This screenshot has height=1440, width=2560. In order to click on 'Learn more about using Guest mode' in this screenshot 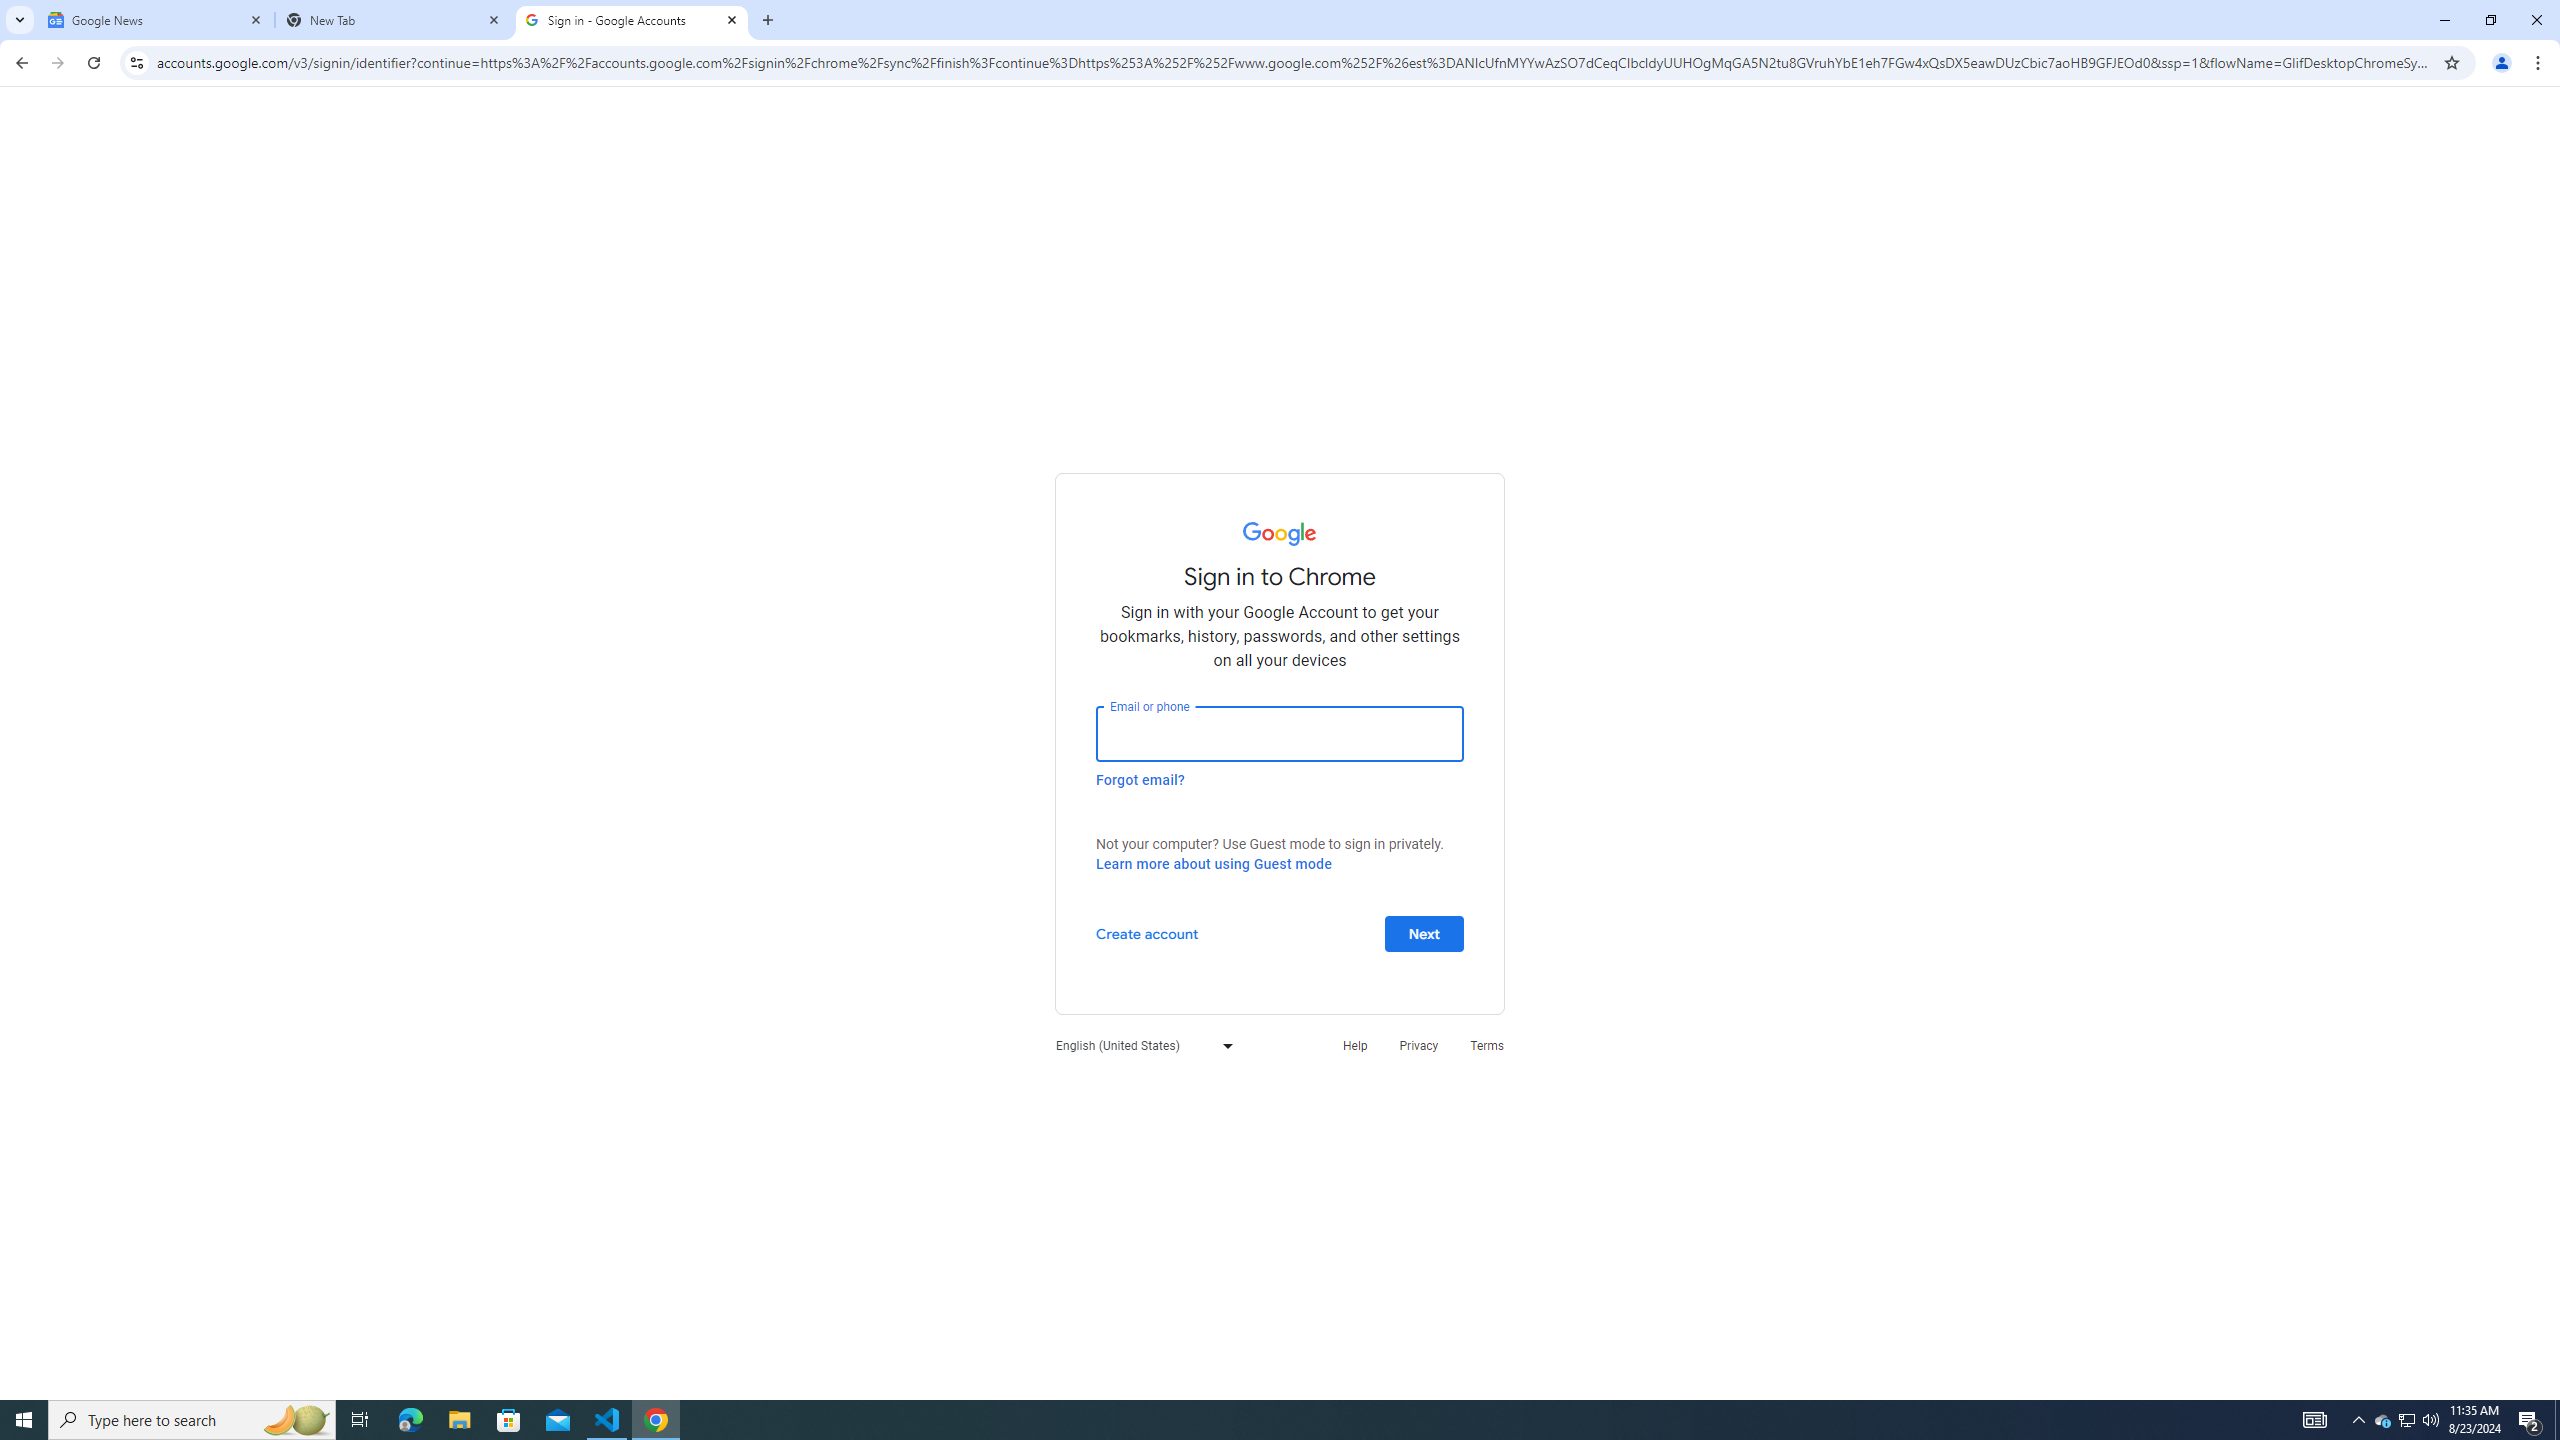, I will do `click(1212, 863)`.